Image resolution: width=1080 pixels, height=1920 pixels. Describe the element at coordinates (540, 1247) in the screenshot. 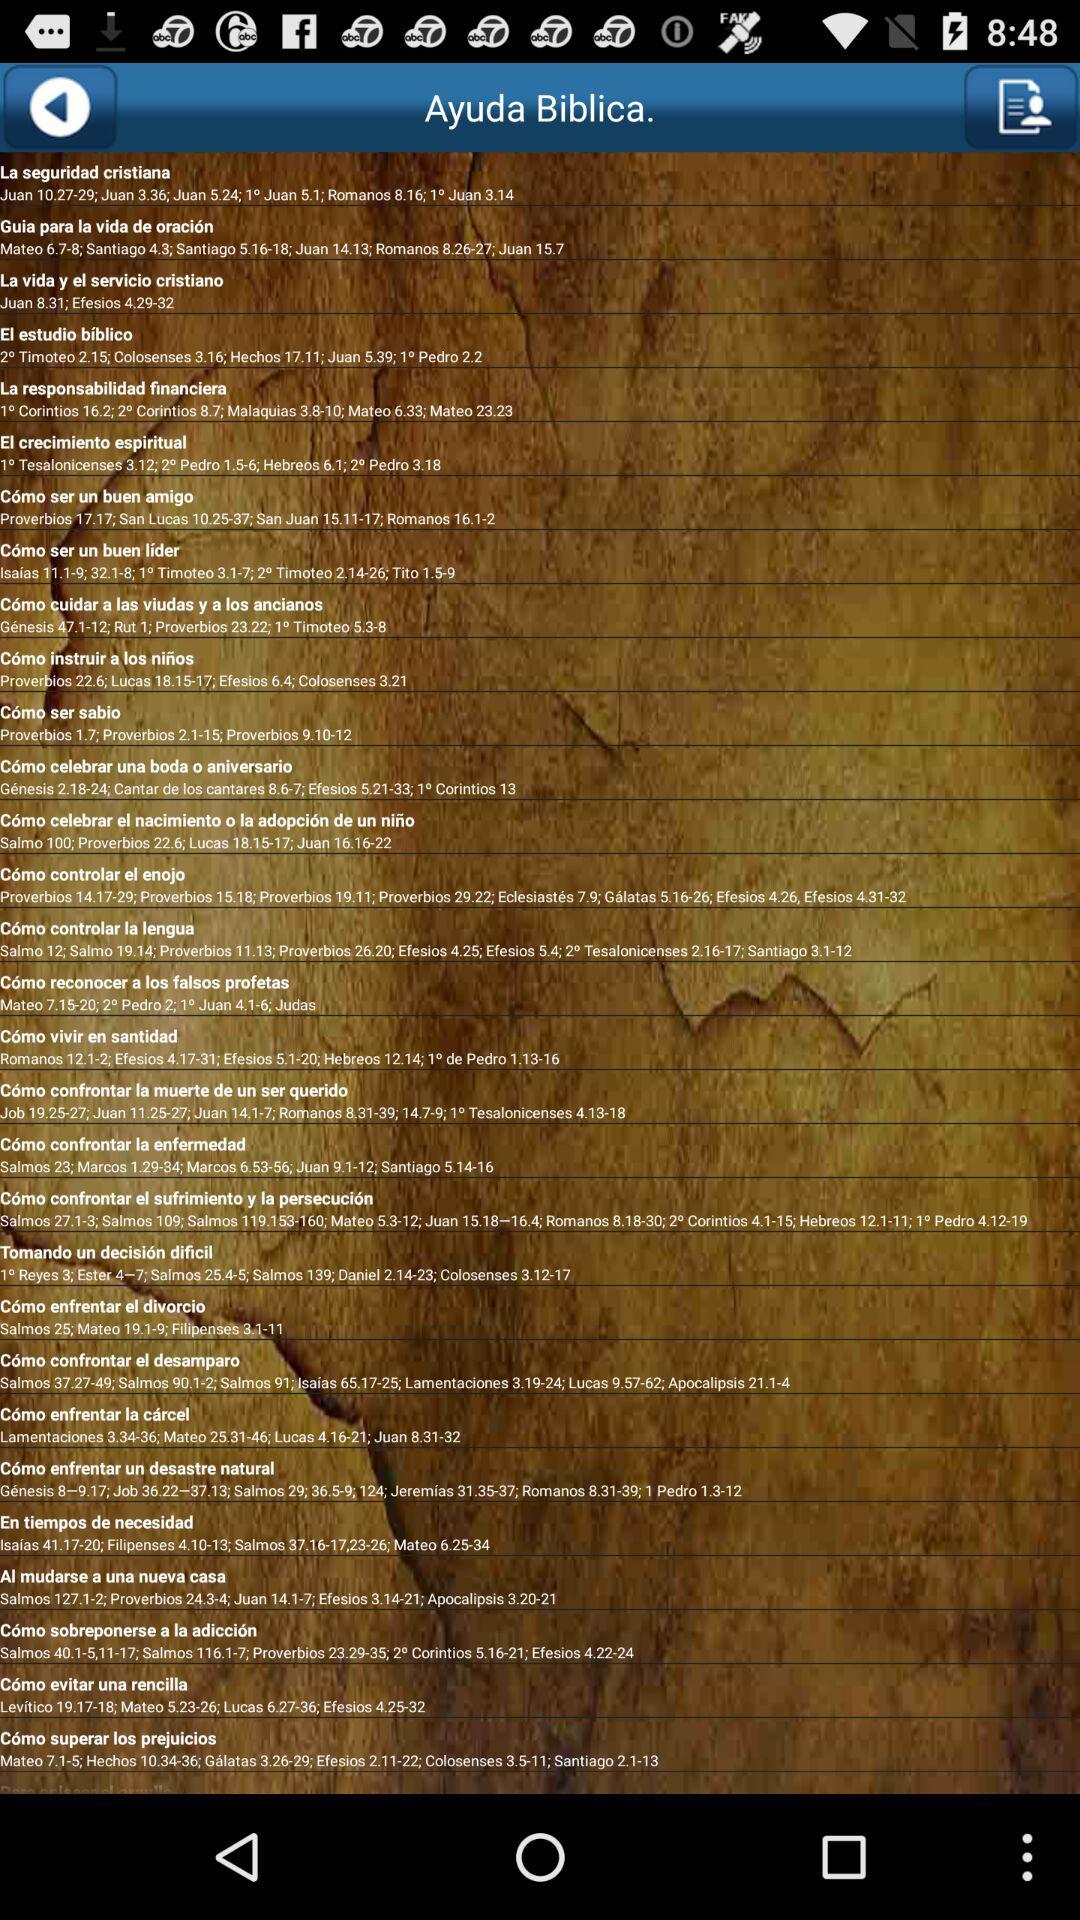

I see `the icon below the salmos 27 1` at that location.